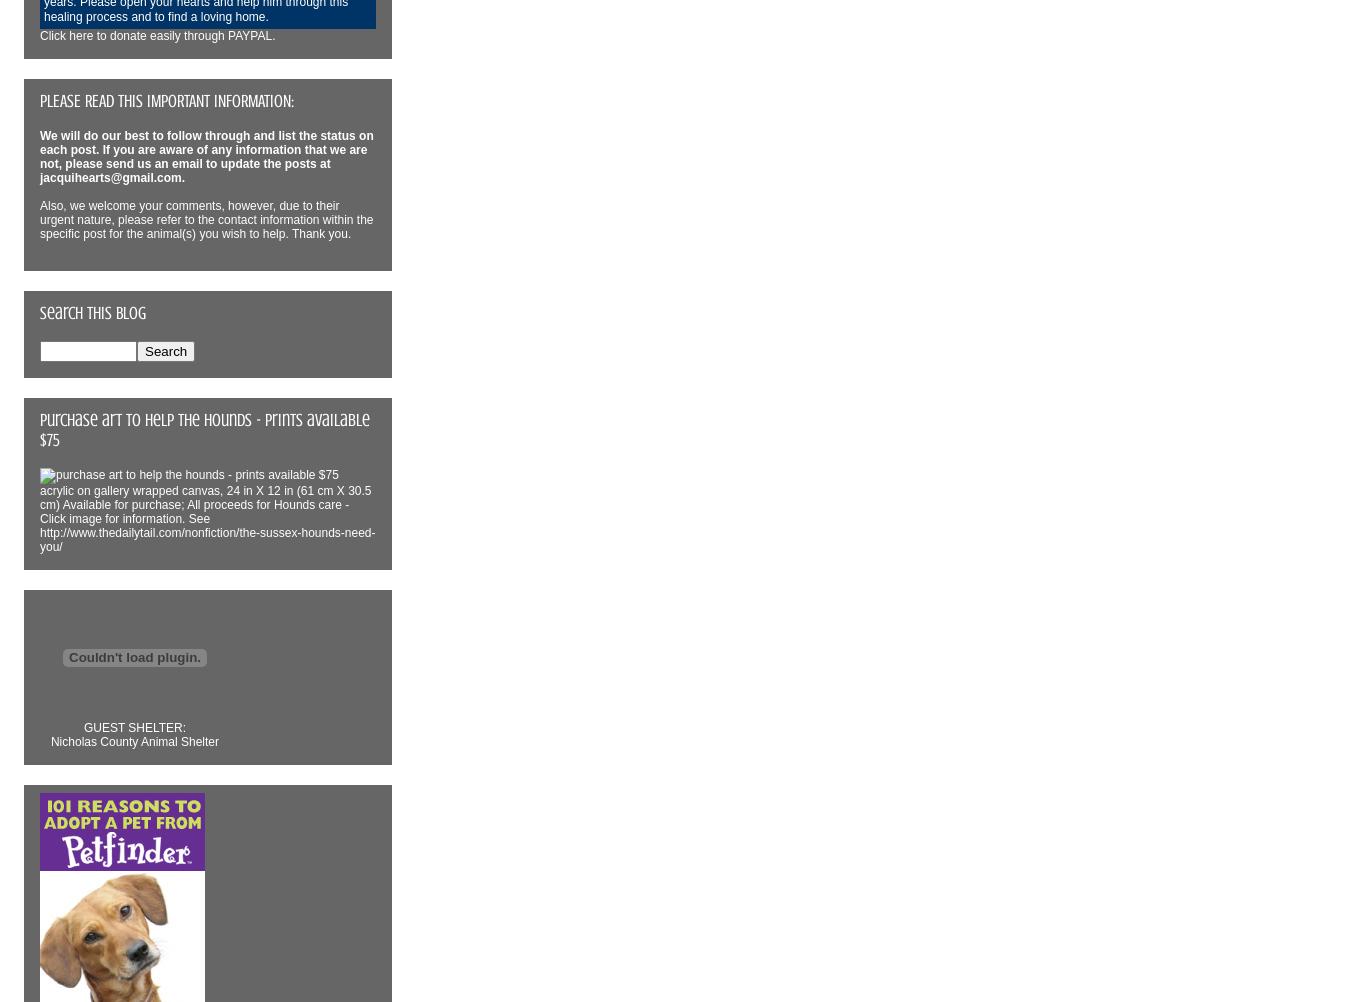 The width and height of the screenshot is (1368, 1002). I want to click on 'Click here to donate easily through PAYPAL.', so click(39, 35).